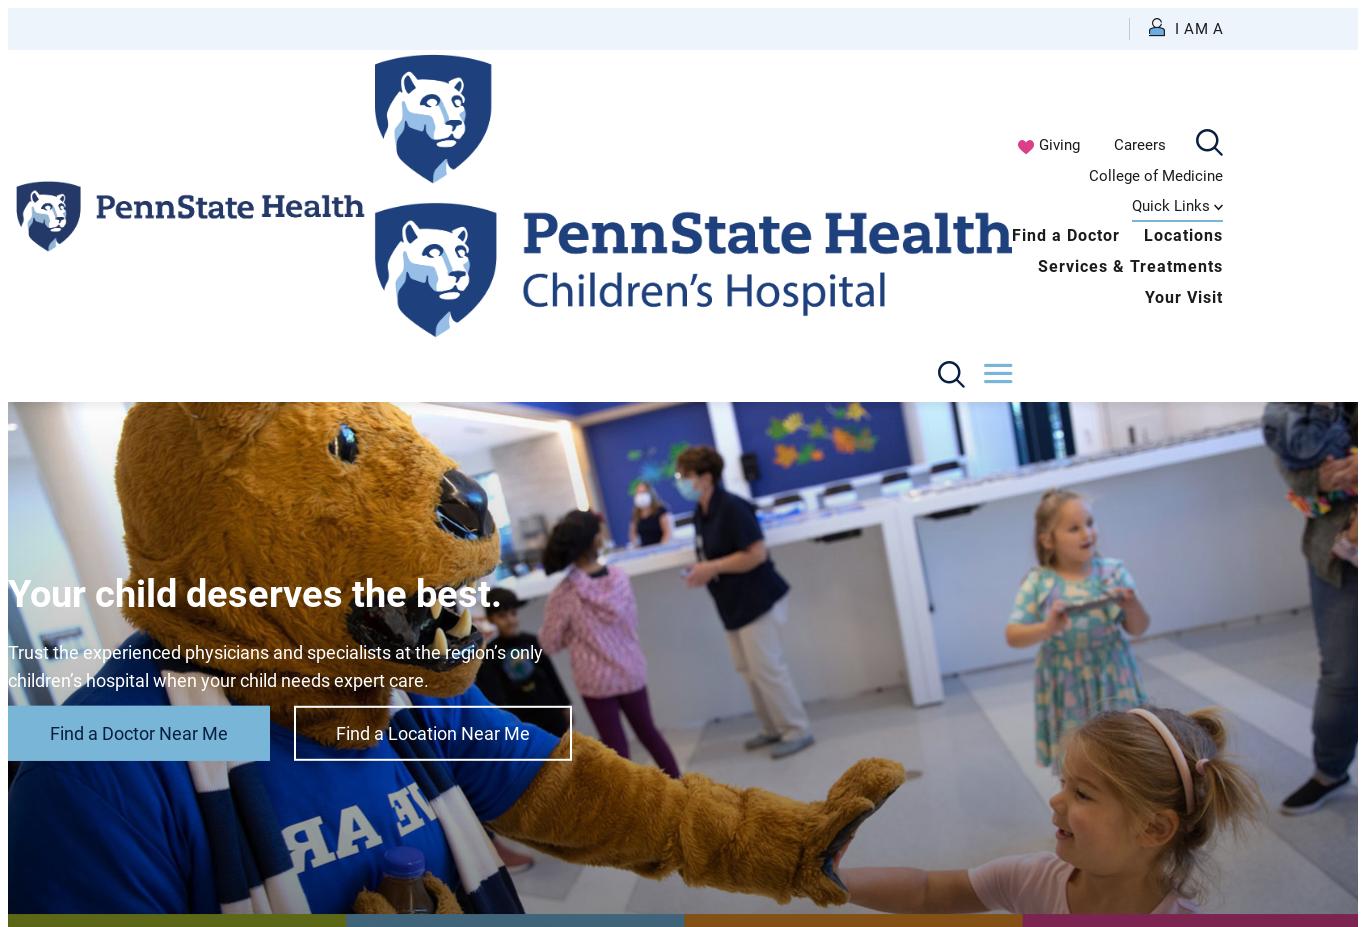 This screenshot has width=1366, height=927. What do you see at coordinates (1014, 311) in the screenshot?
I see `'Pay My Bill'` at bounding box center [1014, 311].